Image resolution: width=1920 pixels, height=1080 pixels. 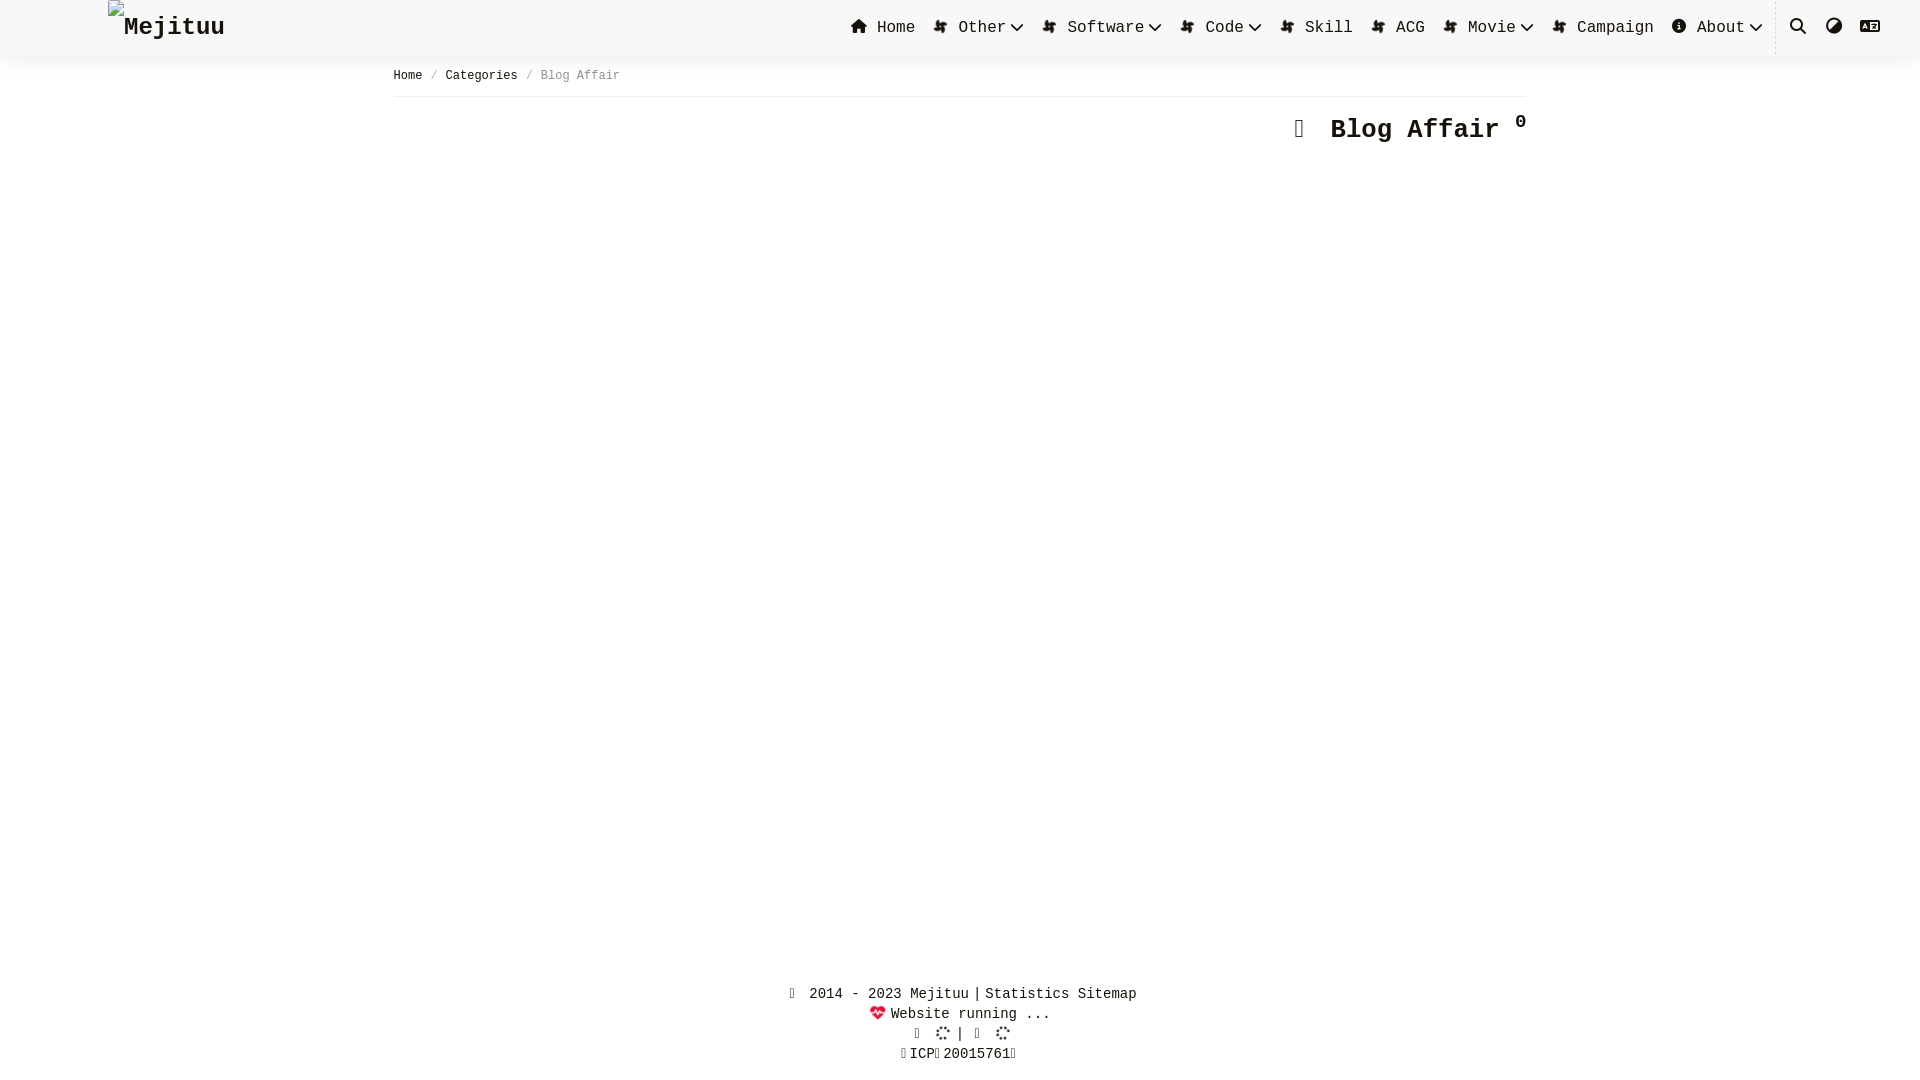 I want to click on 'Movie', so click(x=1478, y=27).